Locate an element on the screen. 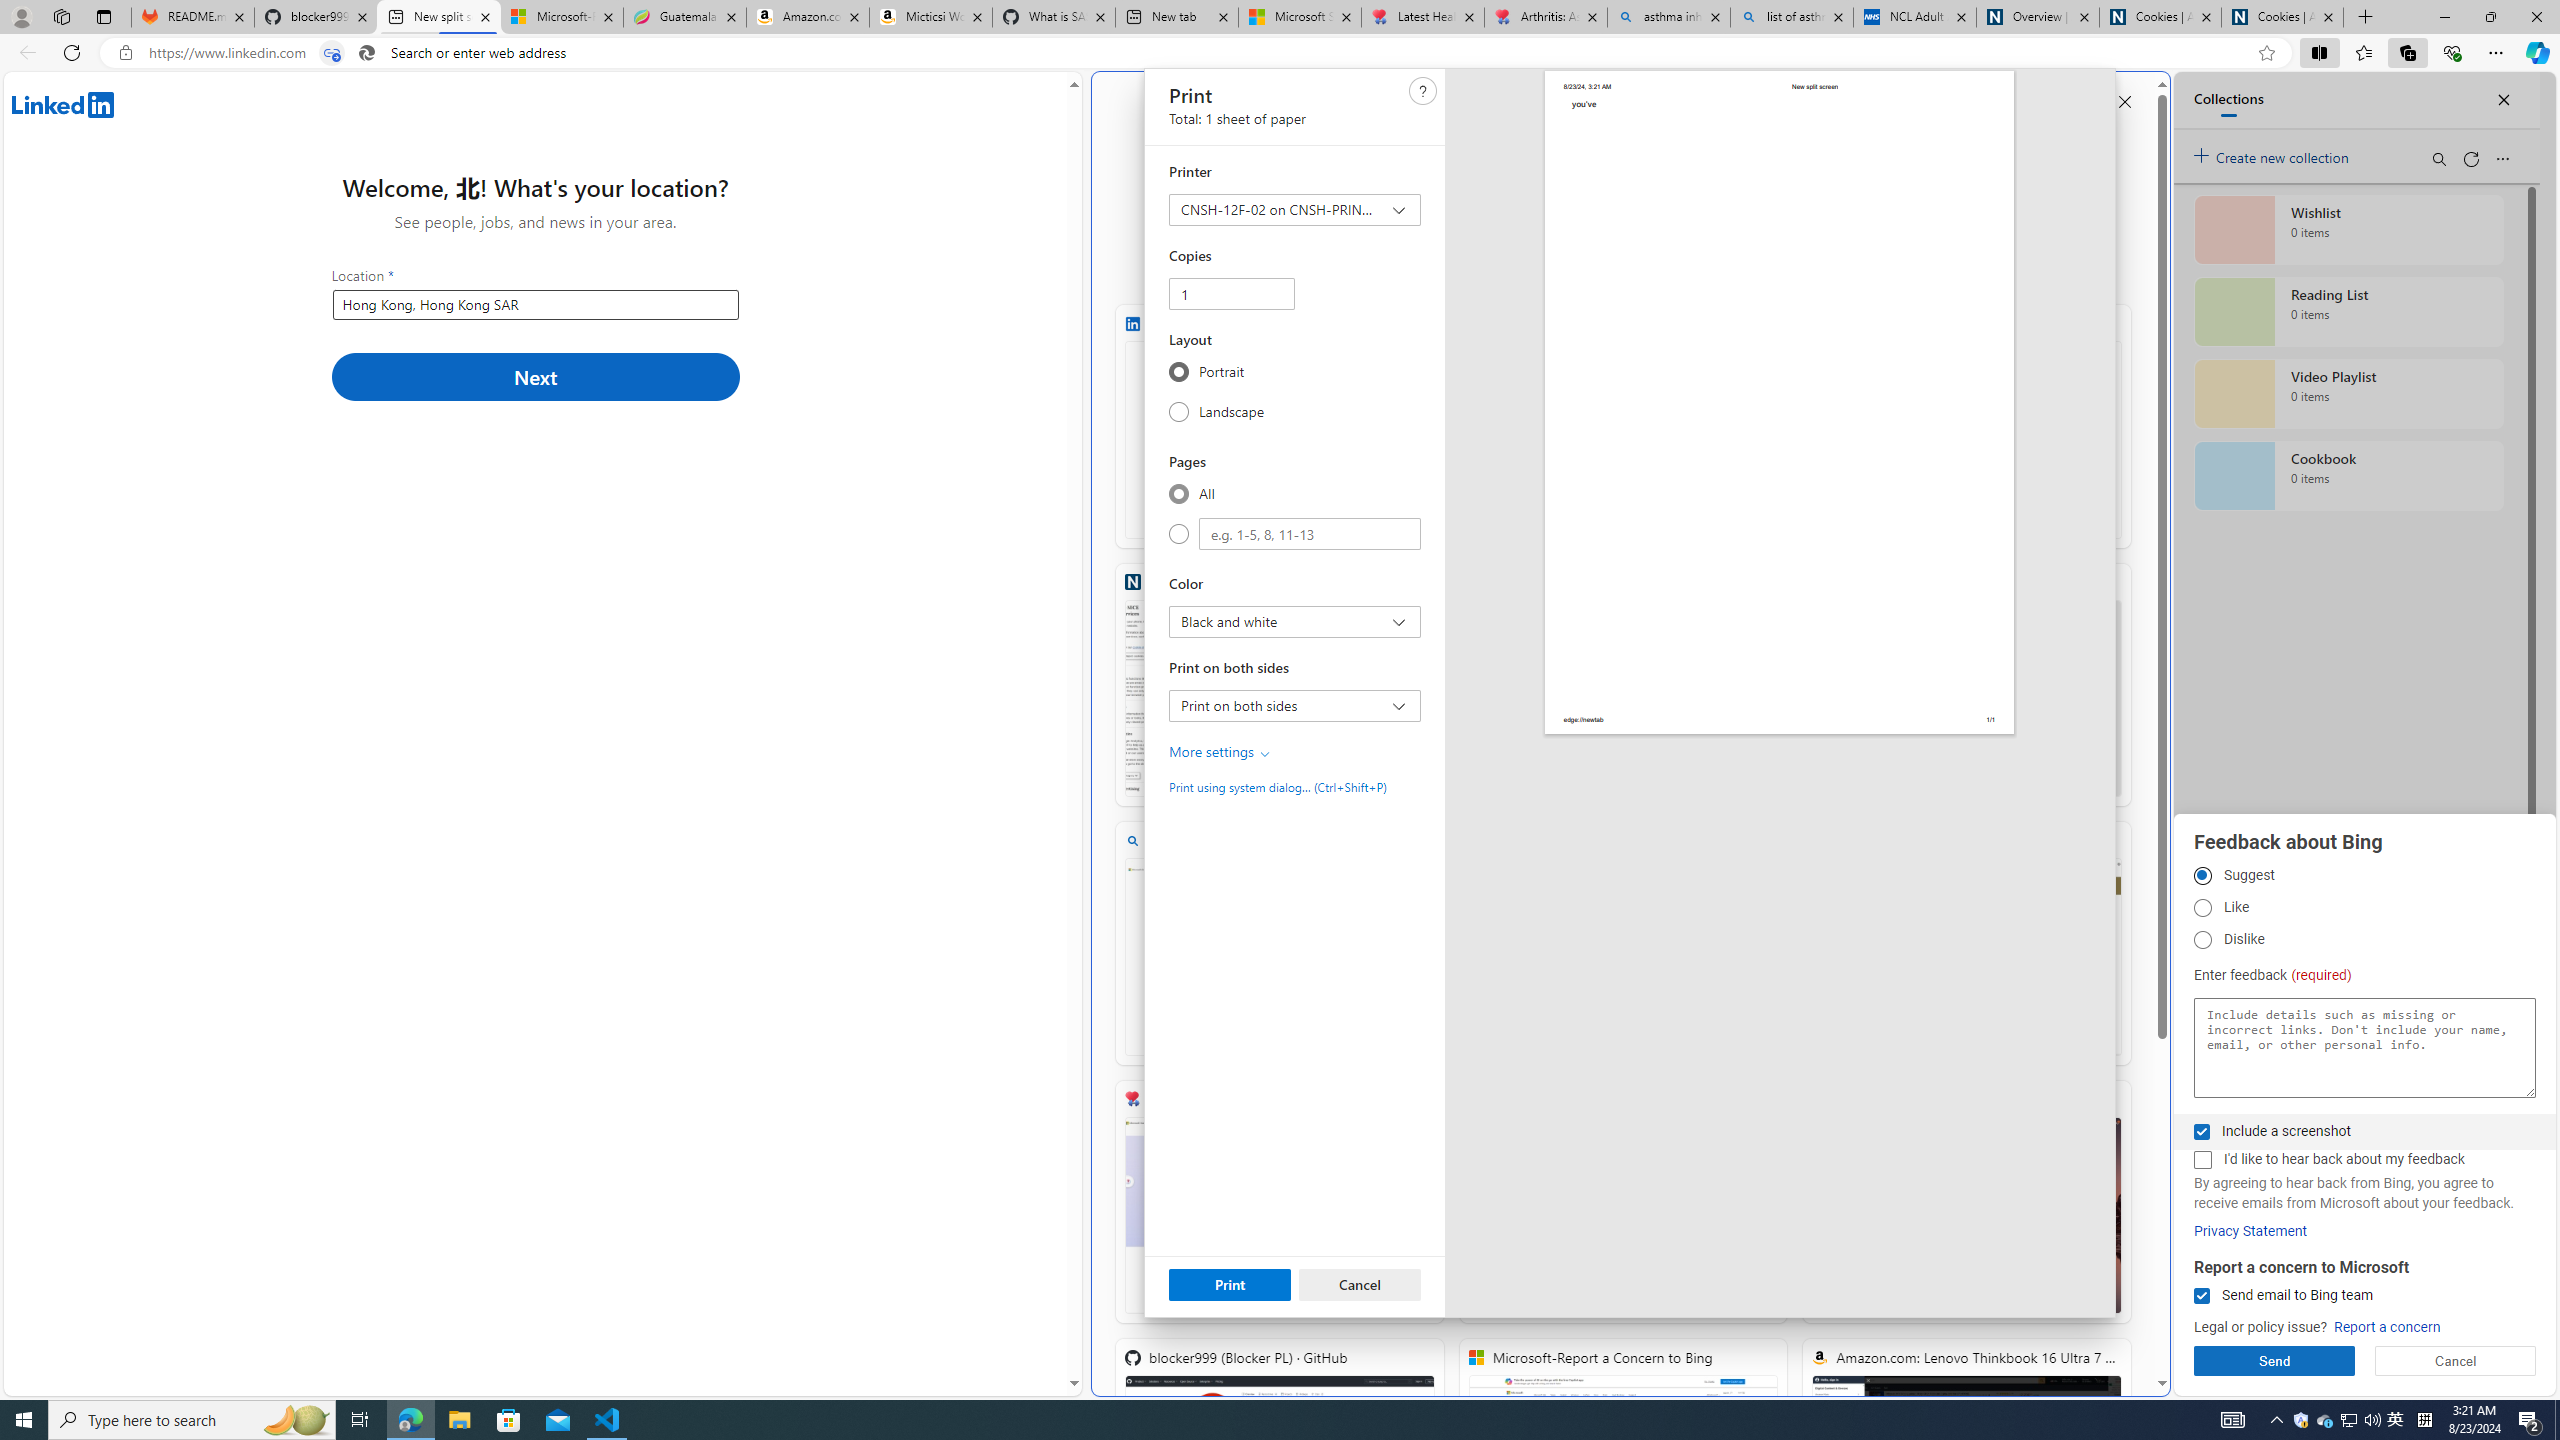 The width and height of the screenshot is (2560, 1440). 'Need help' is located at coordinates (1422, 89).